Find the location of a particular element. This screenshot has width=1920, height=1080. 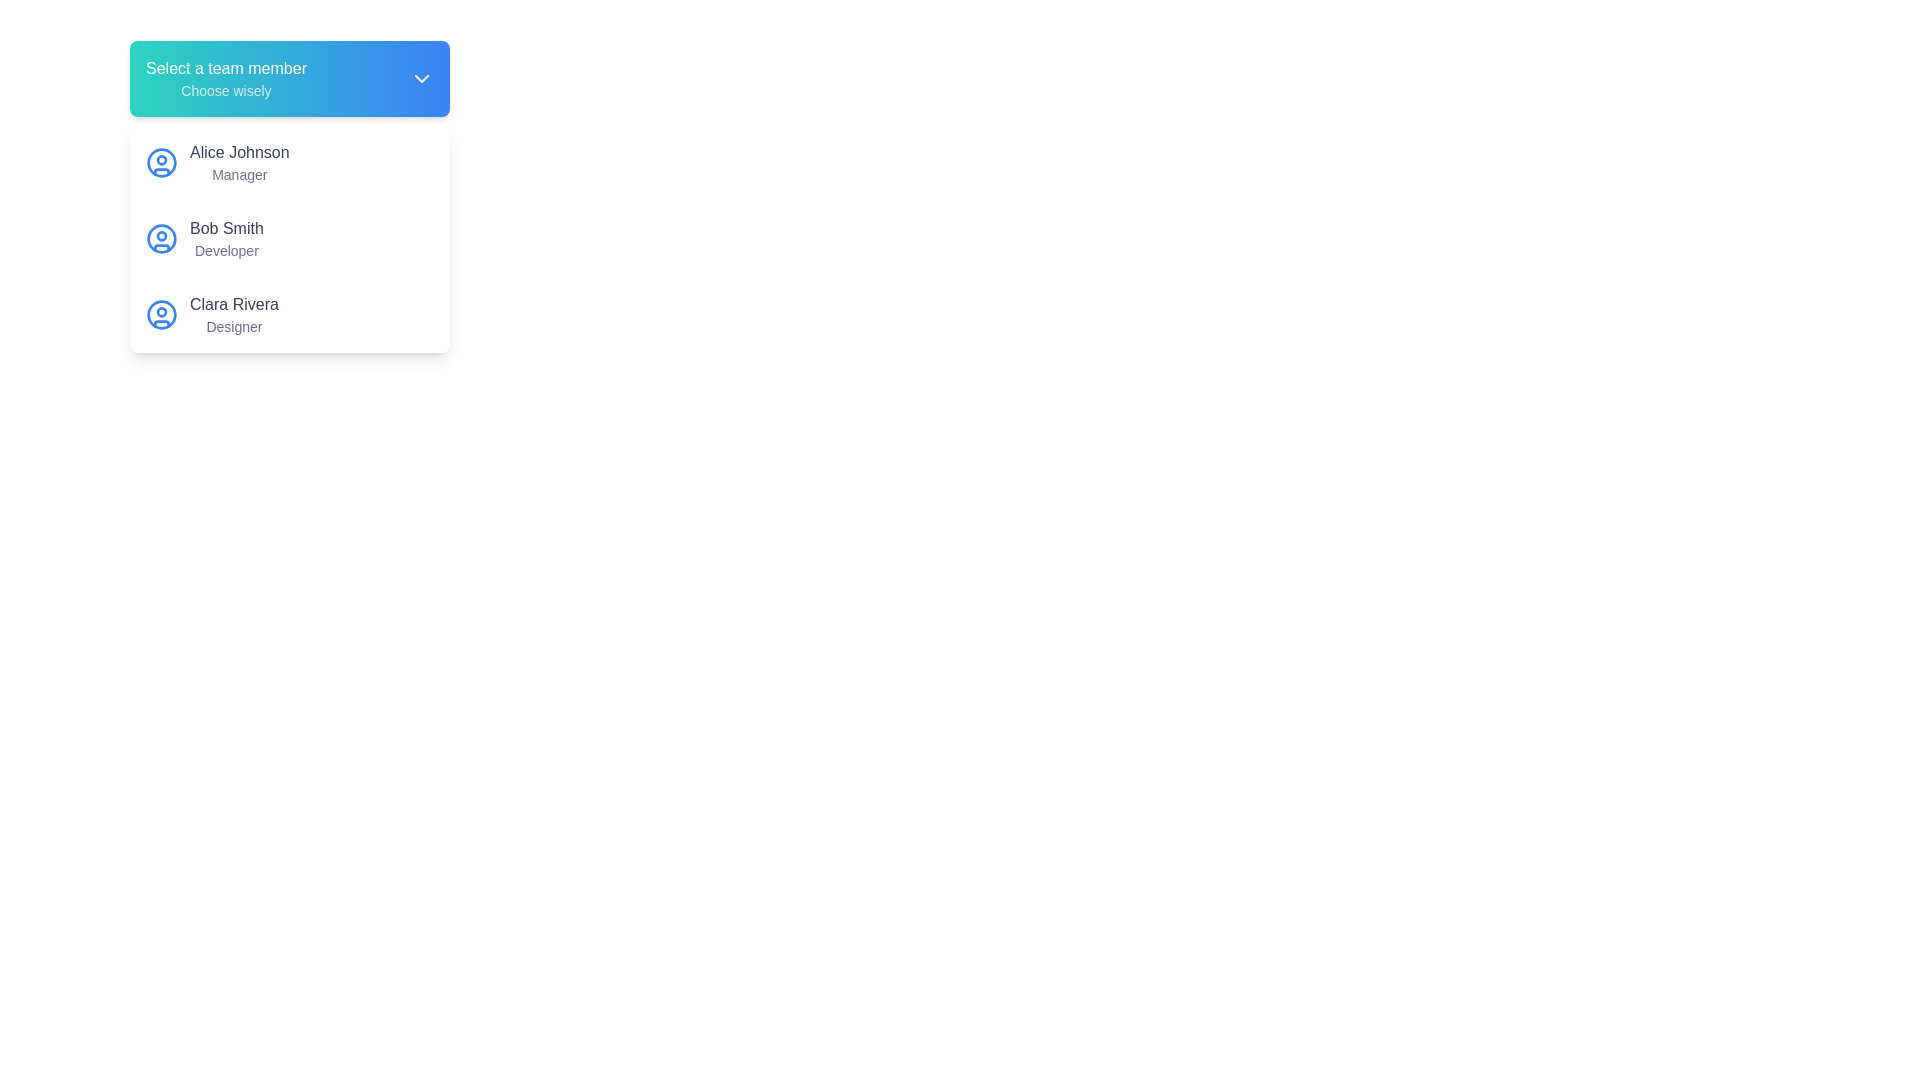

the guidance Text label positioned below 'Select a team member' in the top-left region of the interface is located at coordinates (226, 91).